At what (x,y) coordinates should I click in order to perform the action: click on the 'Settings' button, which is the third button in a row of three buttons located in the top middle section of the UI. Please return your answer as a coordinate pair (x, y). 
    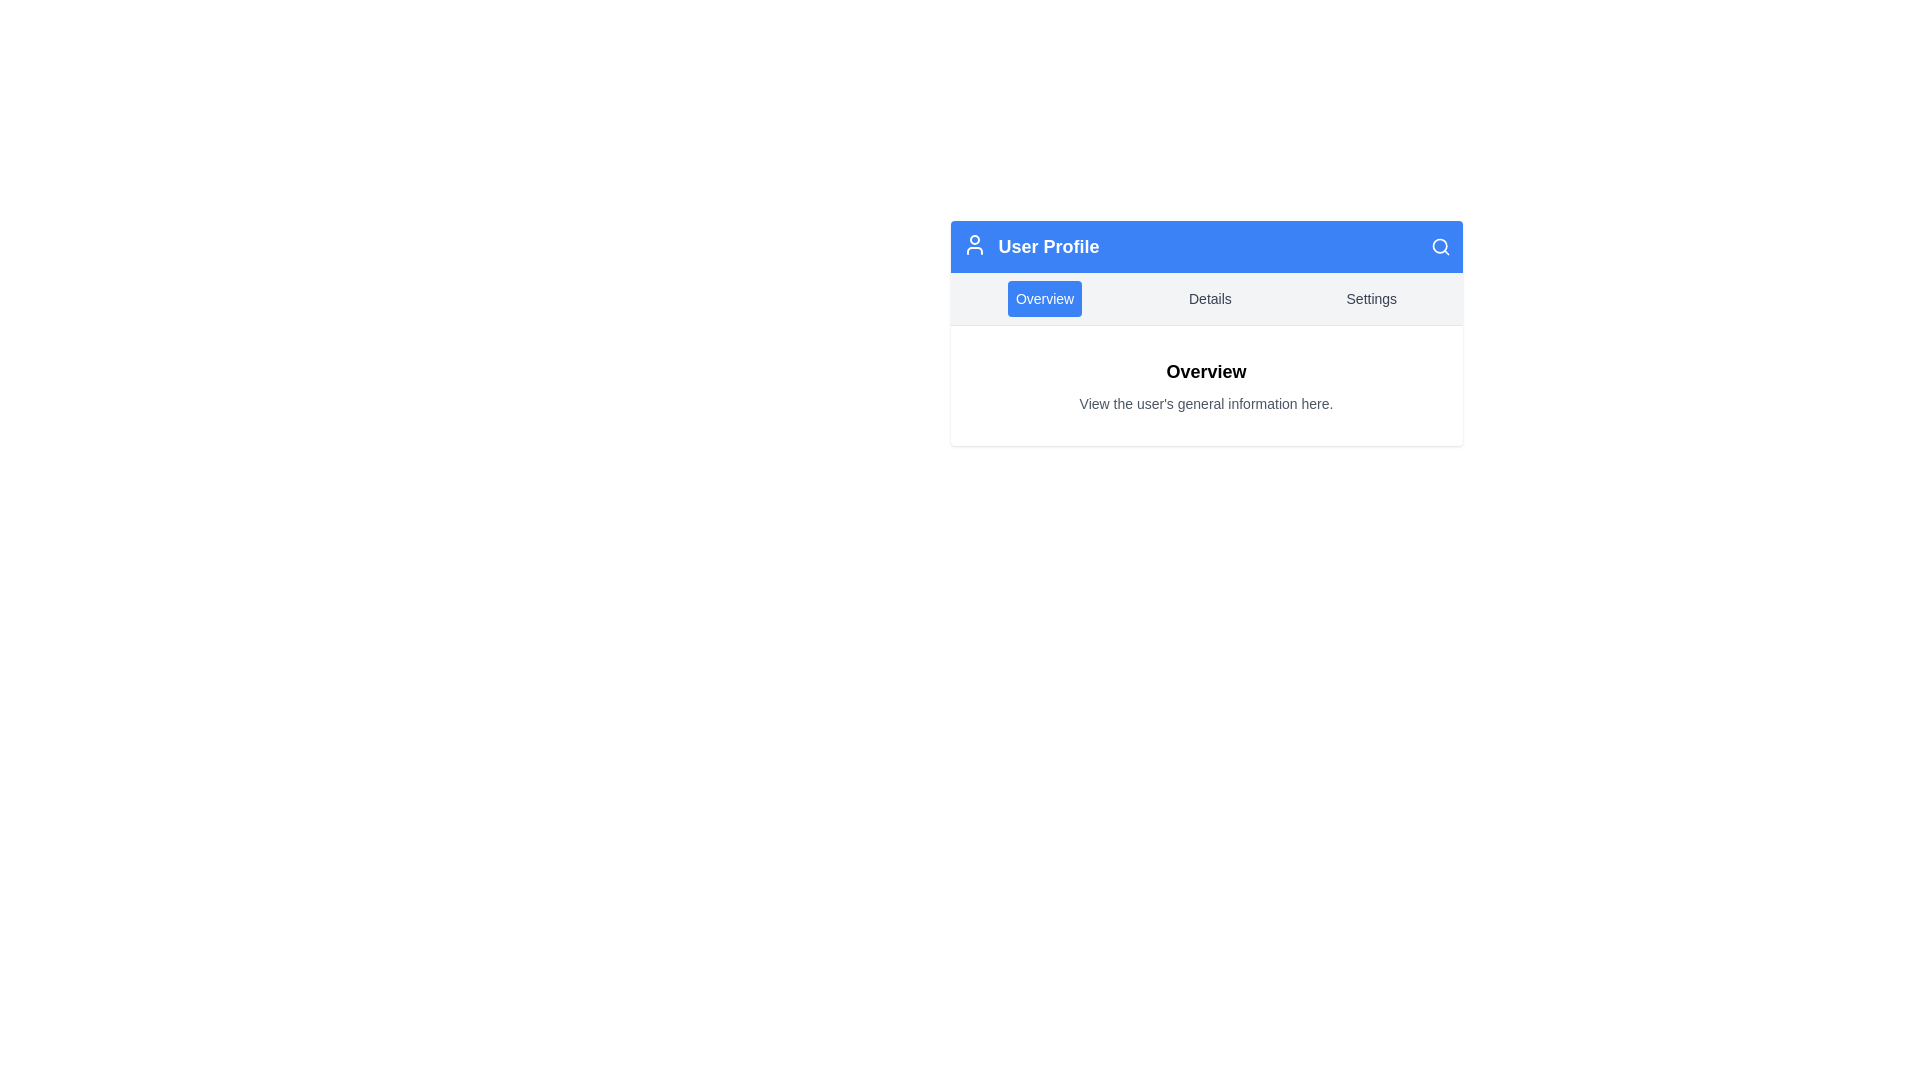
    Looking at the image, I should click on (1370, 299).